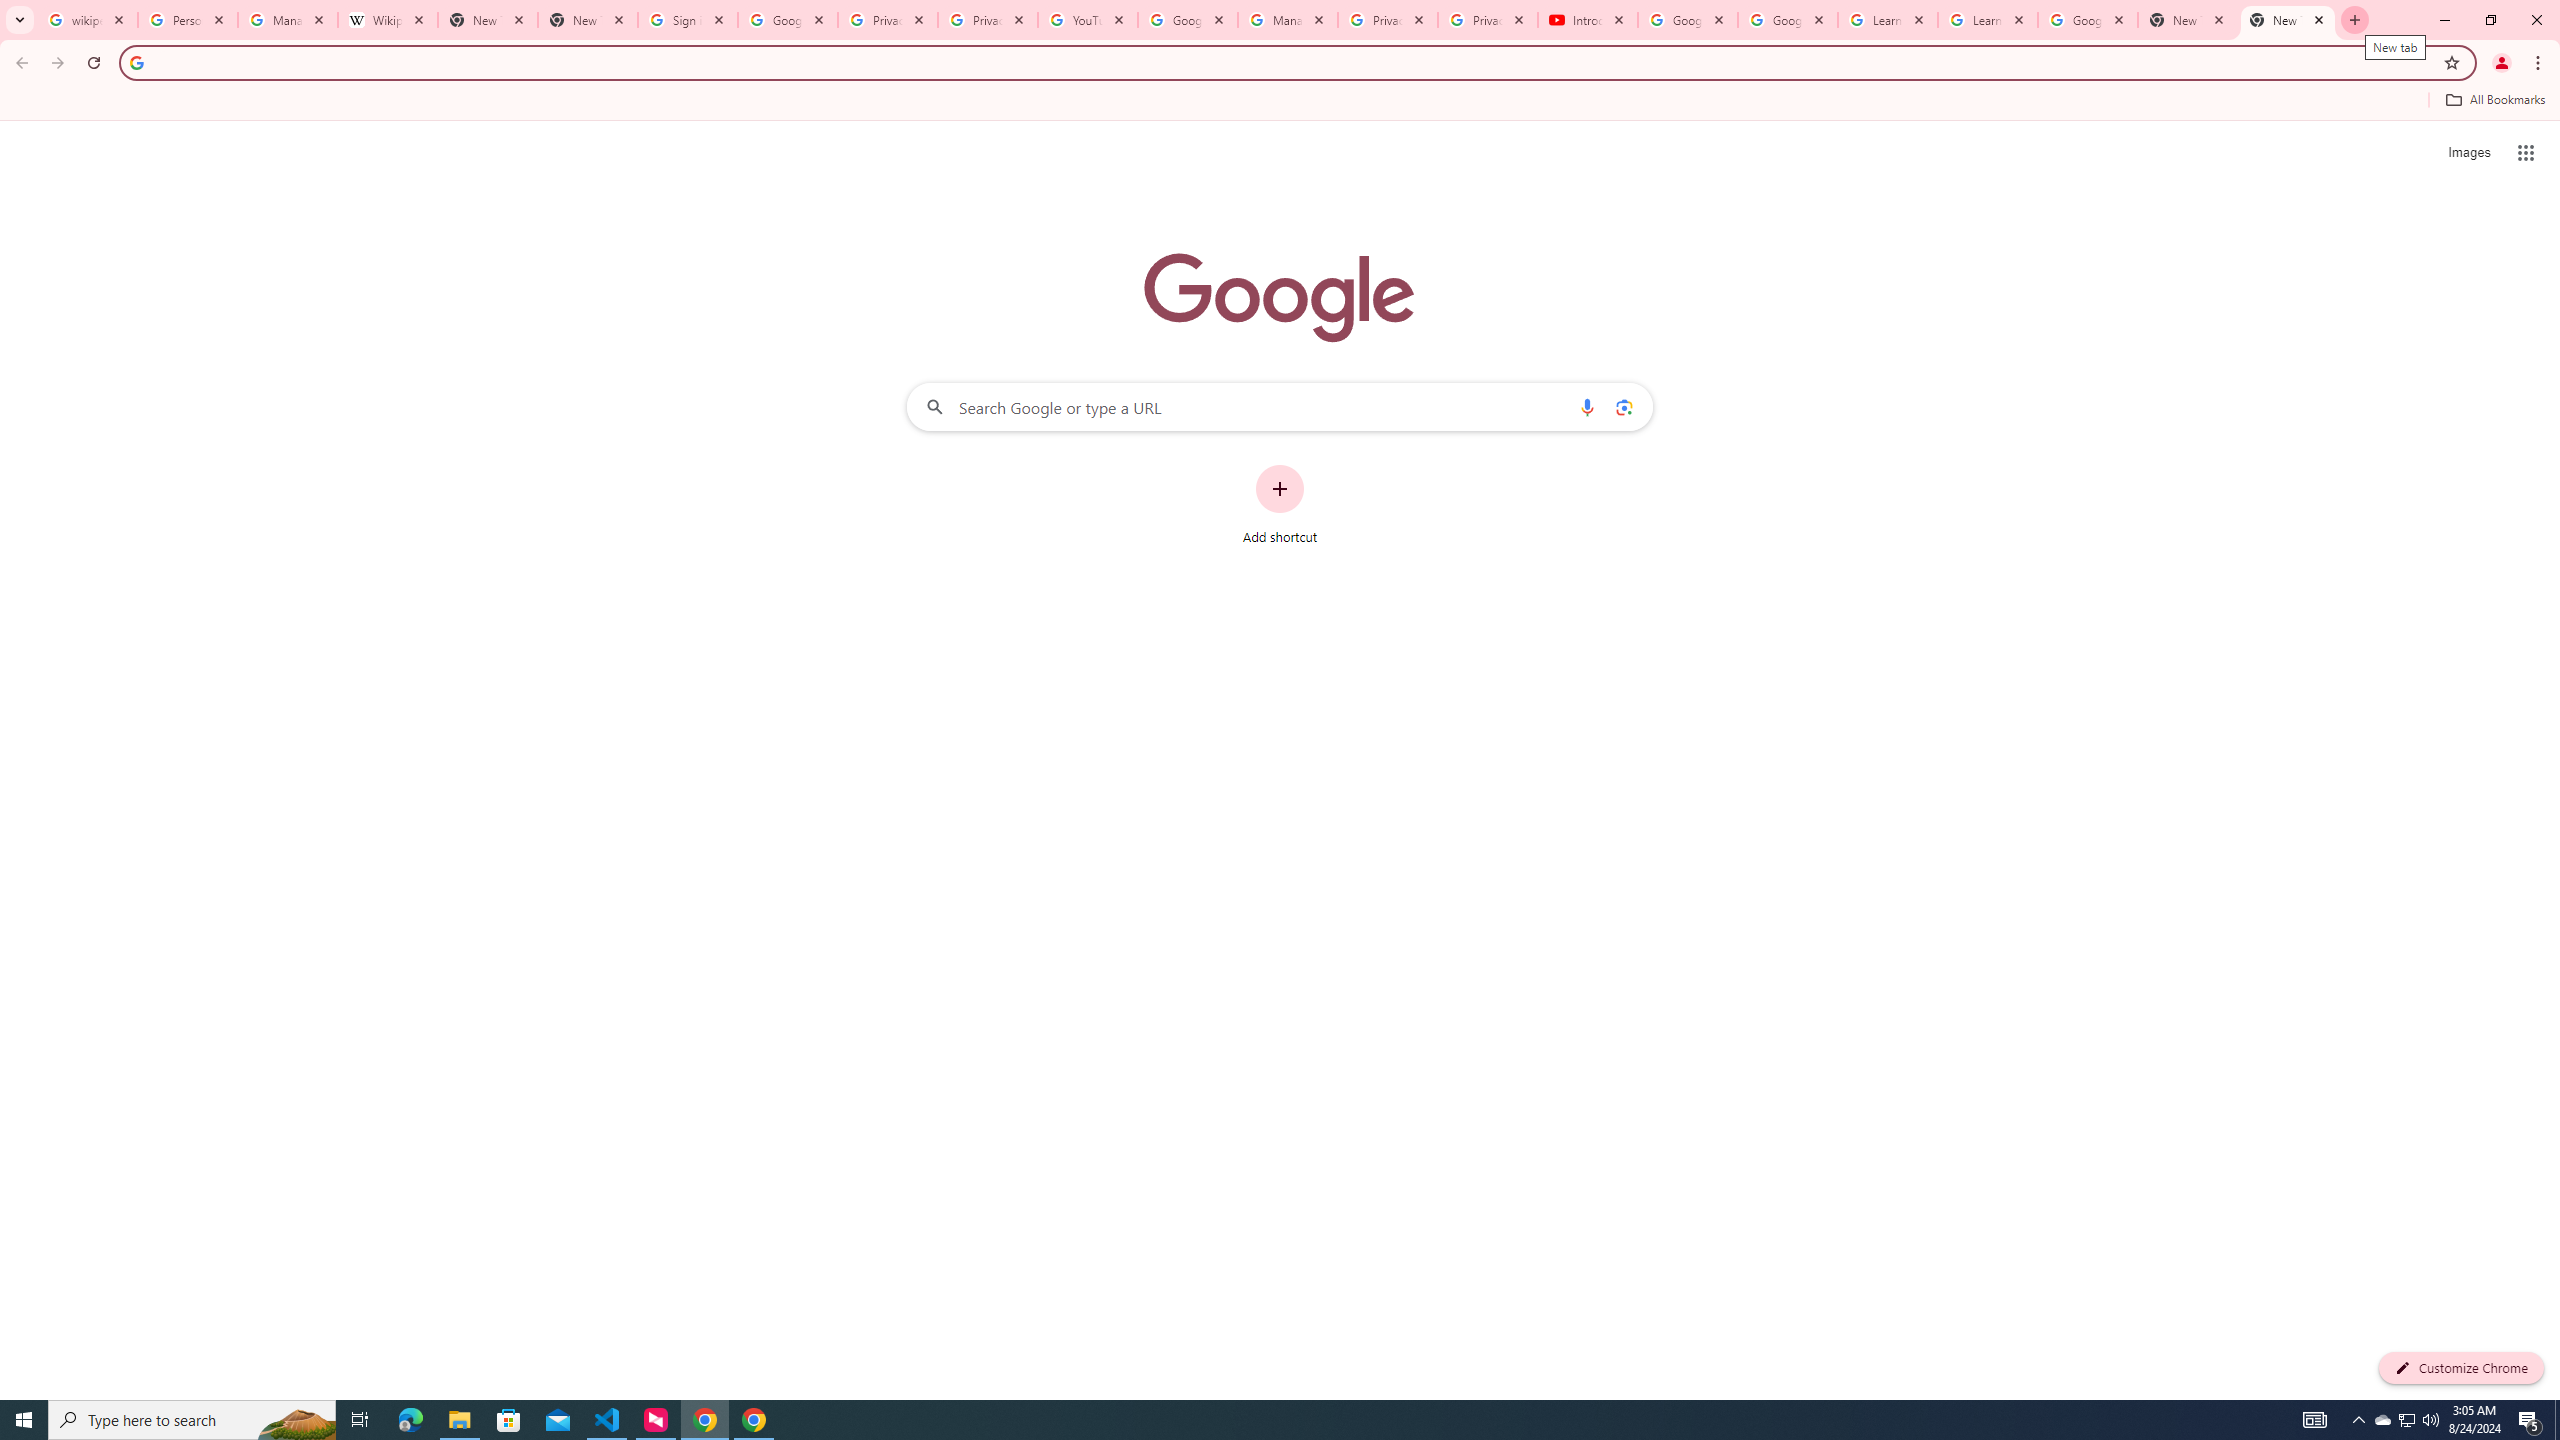 The height and width of the screenshot is (1440, 2560). Describe the element at coordinates (688, 19) in the screenshot. I see `'Sign in - Google Accounts'` at that location.